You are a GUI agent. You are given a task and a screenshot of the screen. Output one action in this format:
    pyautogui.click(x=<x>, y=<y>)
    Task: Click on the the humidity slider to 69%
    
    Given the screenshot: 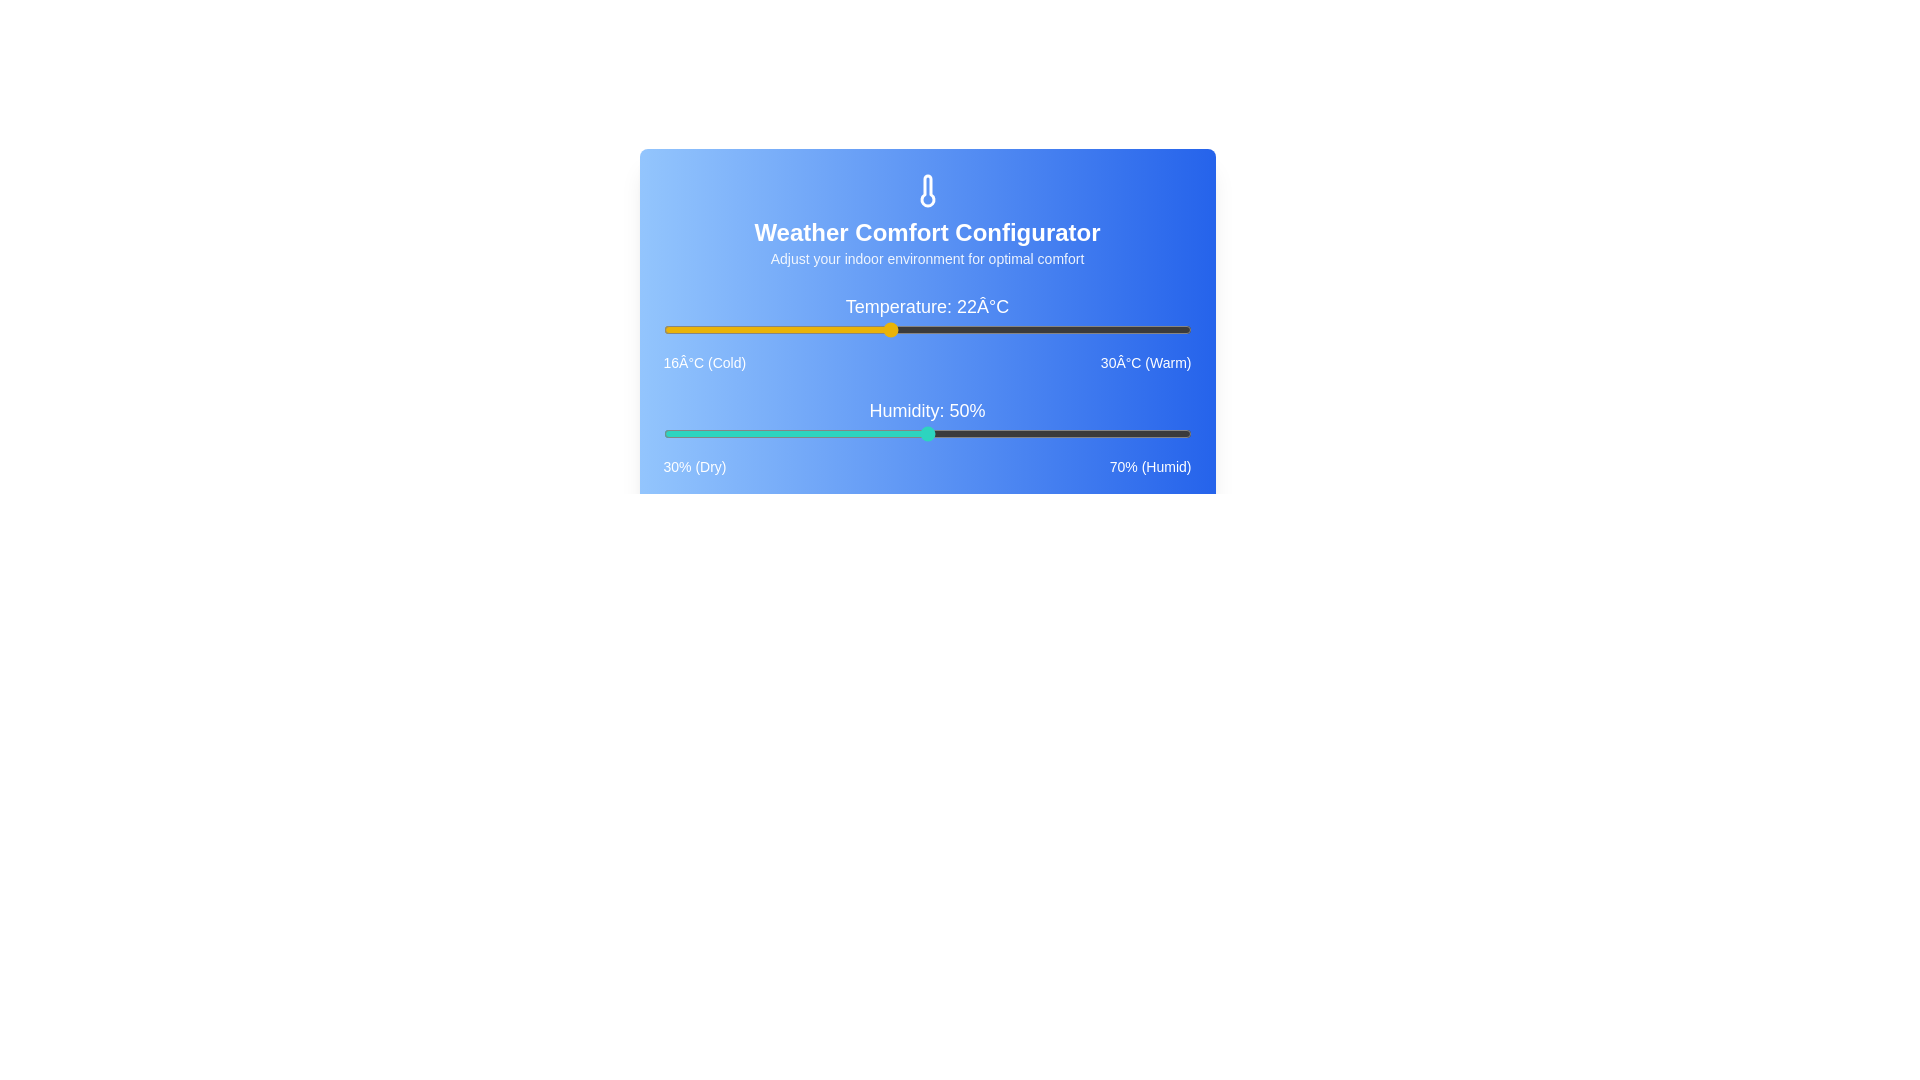 What is the action you would take?
    pyautogui.click(x=1178, y=433)
    